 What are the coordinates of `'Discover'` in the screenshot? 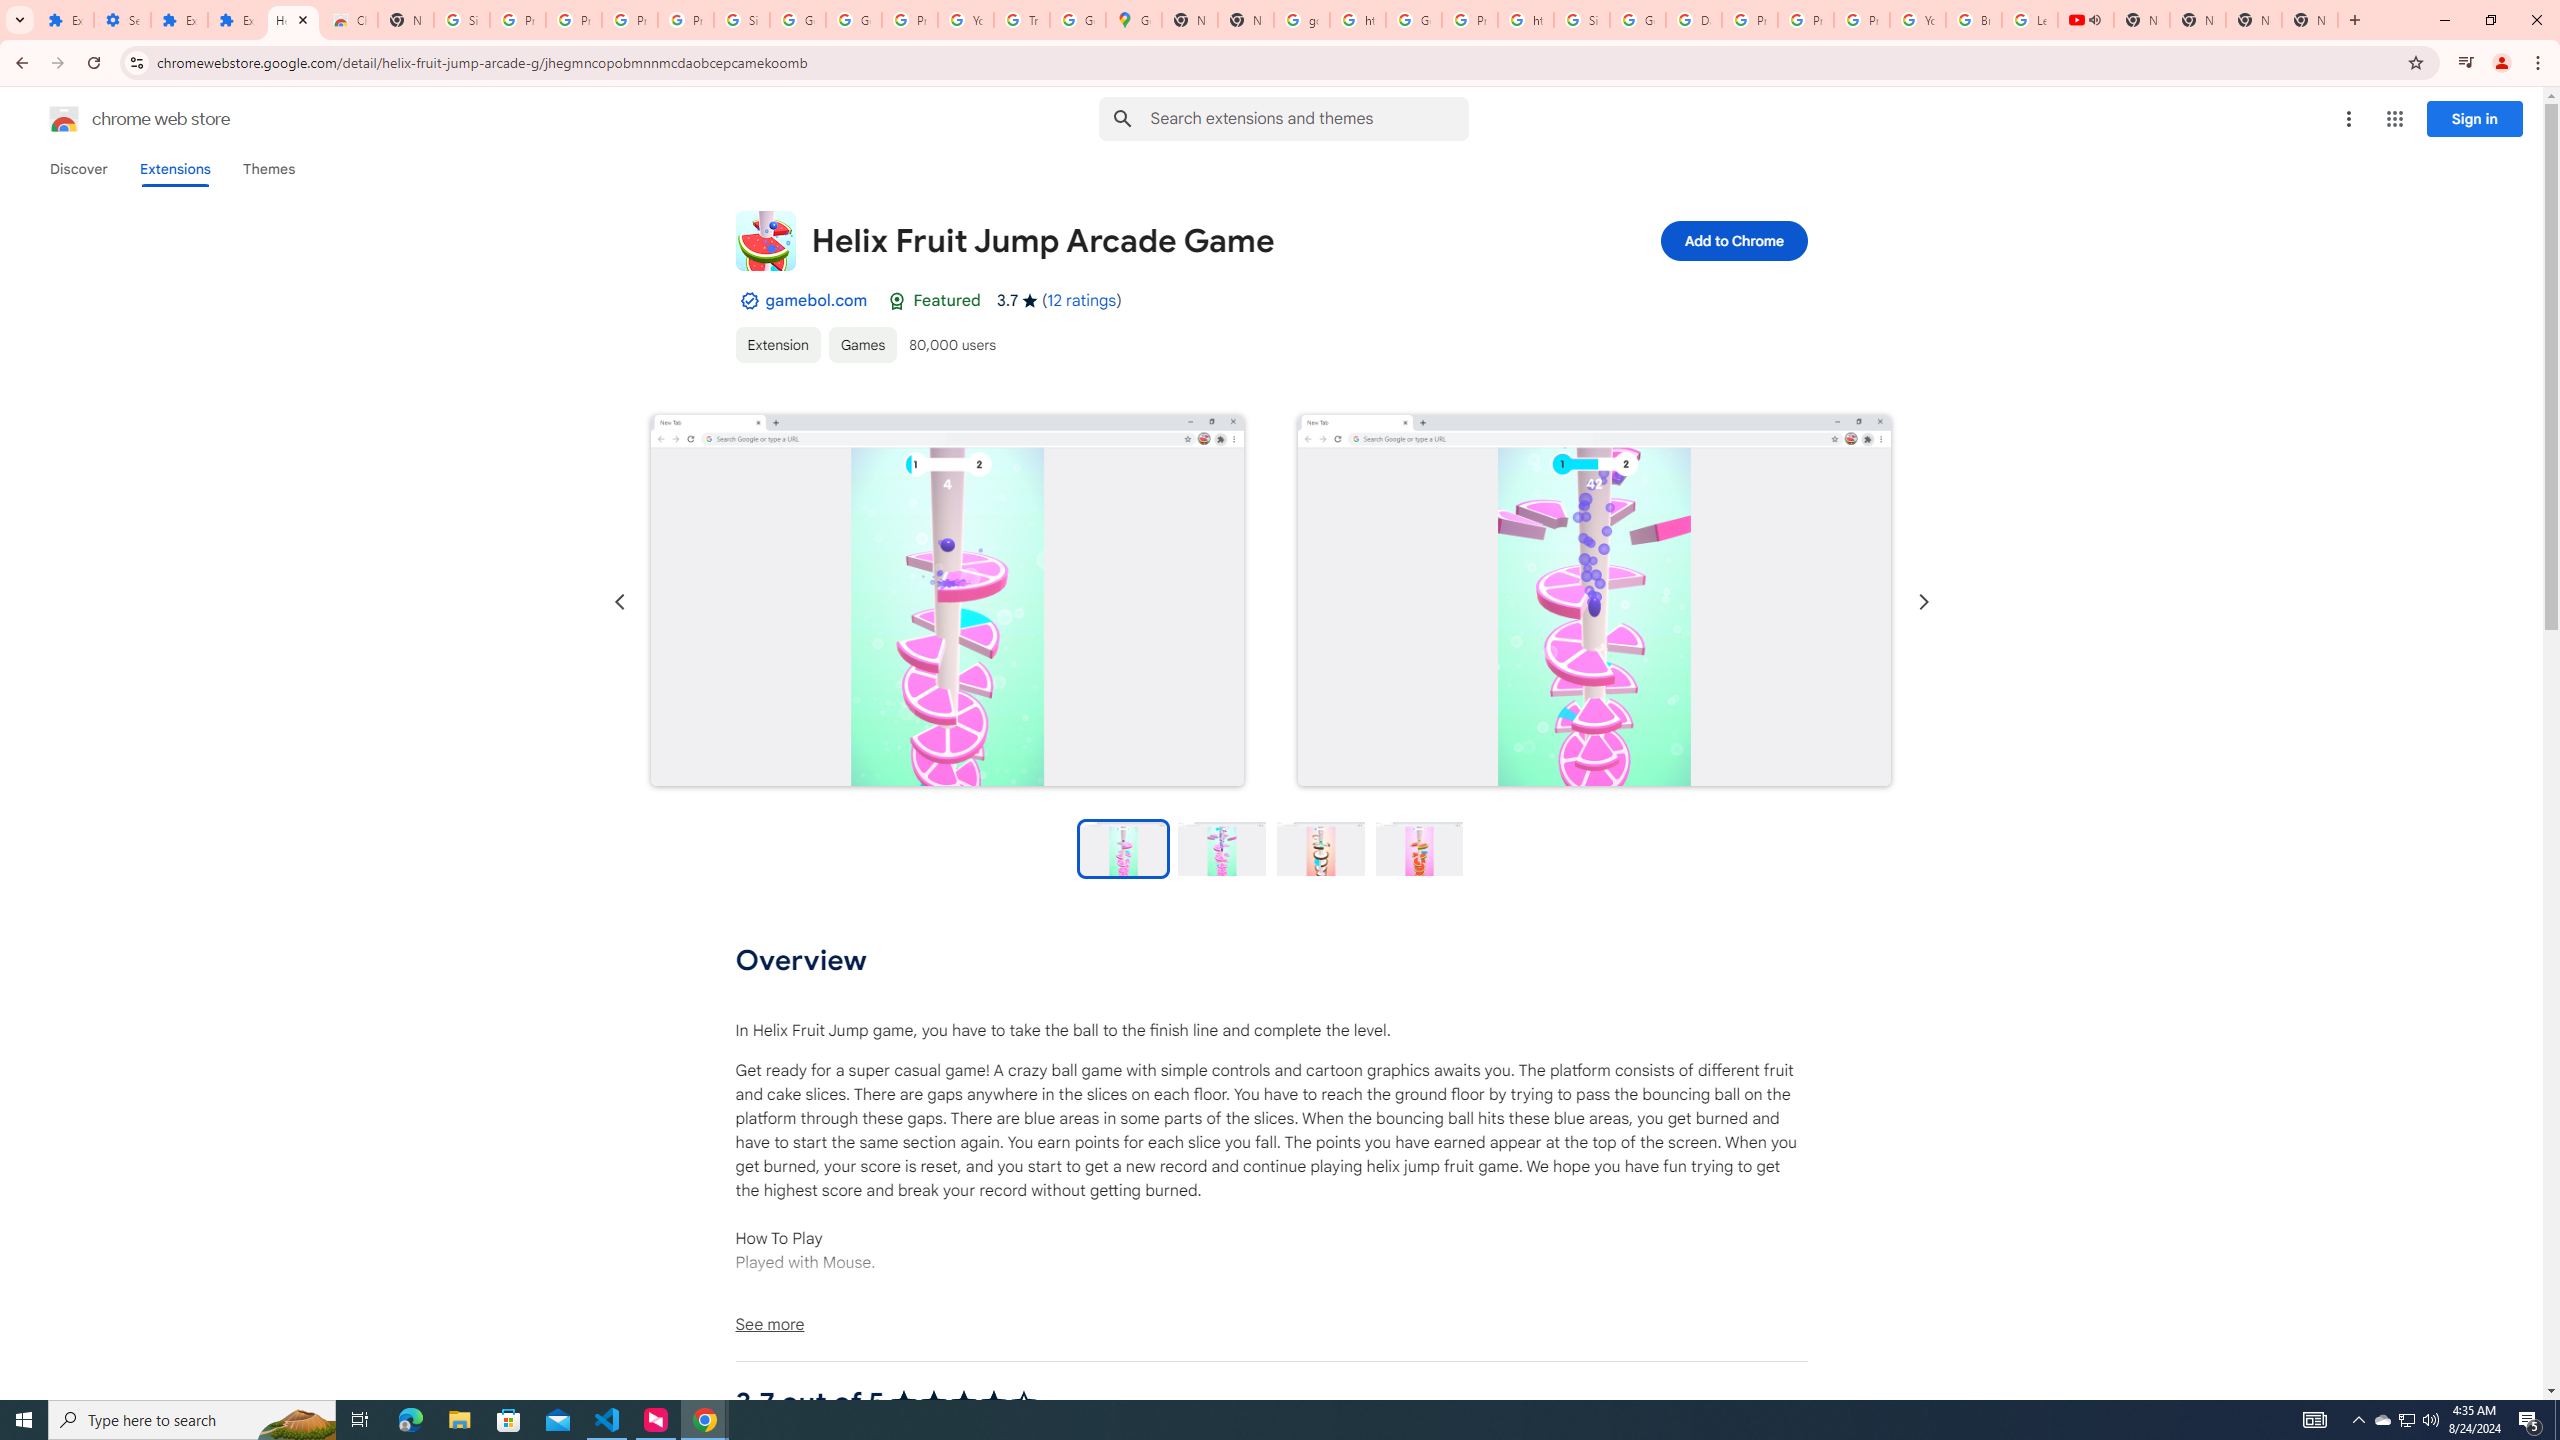 It's located at (77, 168).